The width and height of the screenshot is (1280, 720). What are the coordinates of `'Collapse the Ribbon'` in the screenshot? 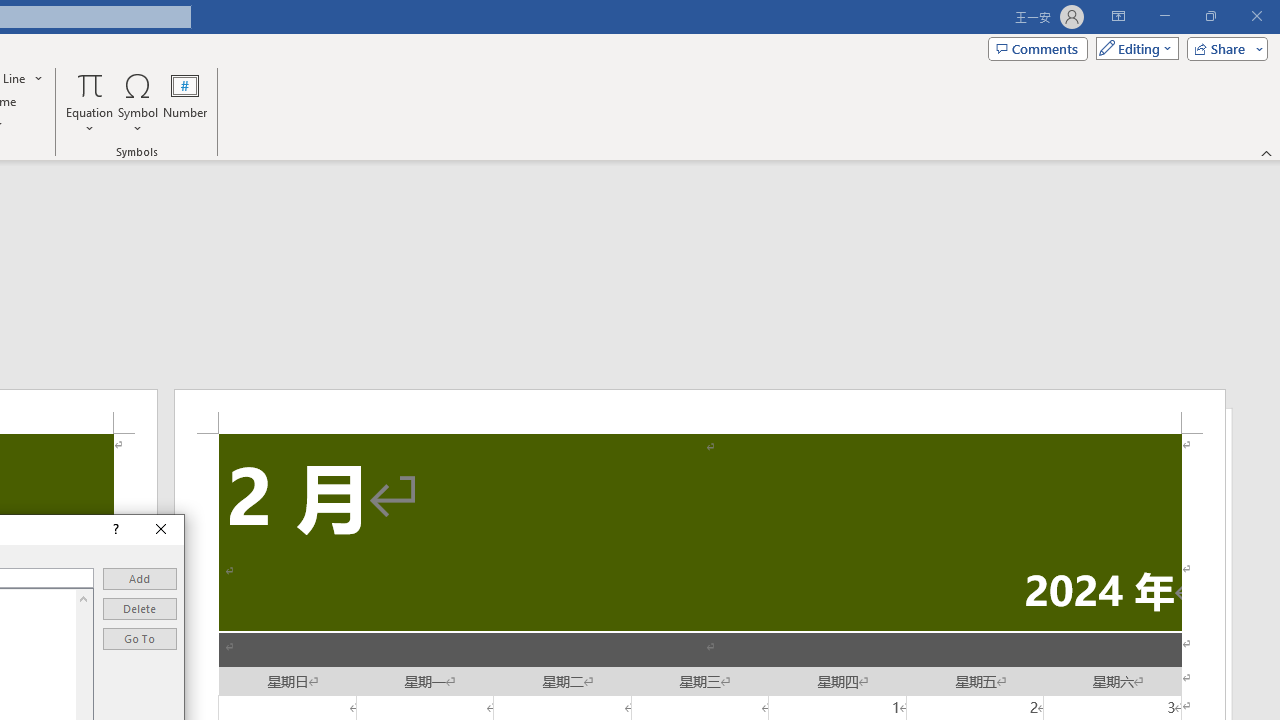 It's located at (1266, 152).